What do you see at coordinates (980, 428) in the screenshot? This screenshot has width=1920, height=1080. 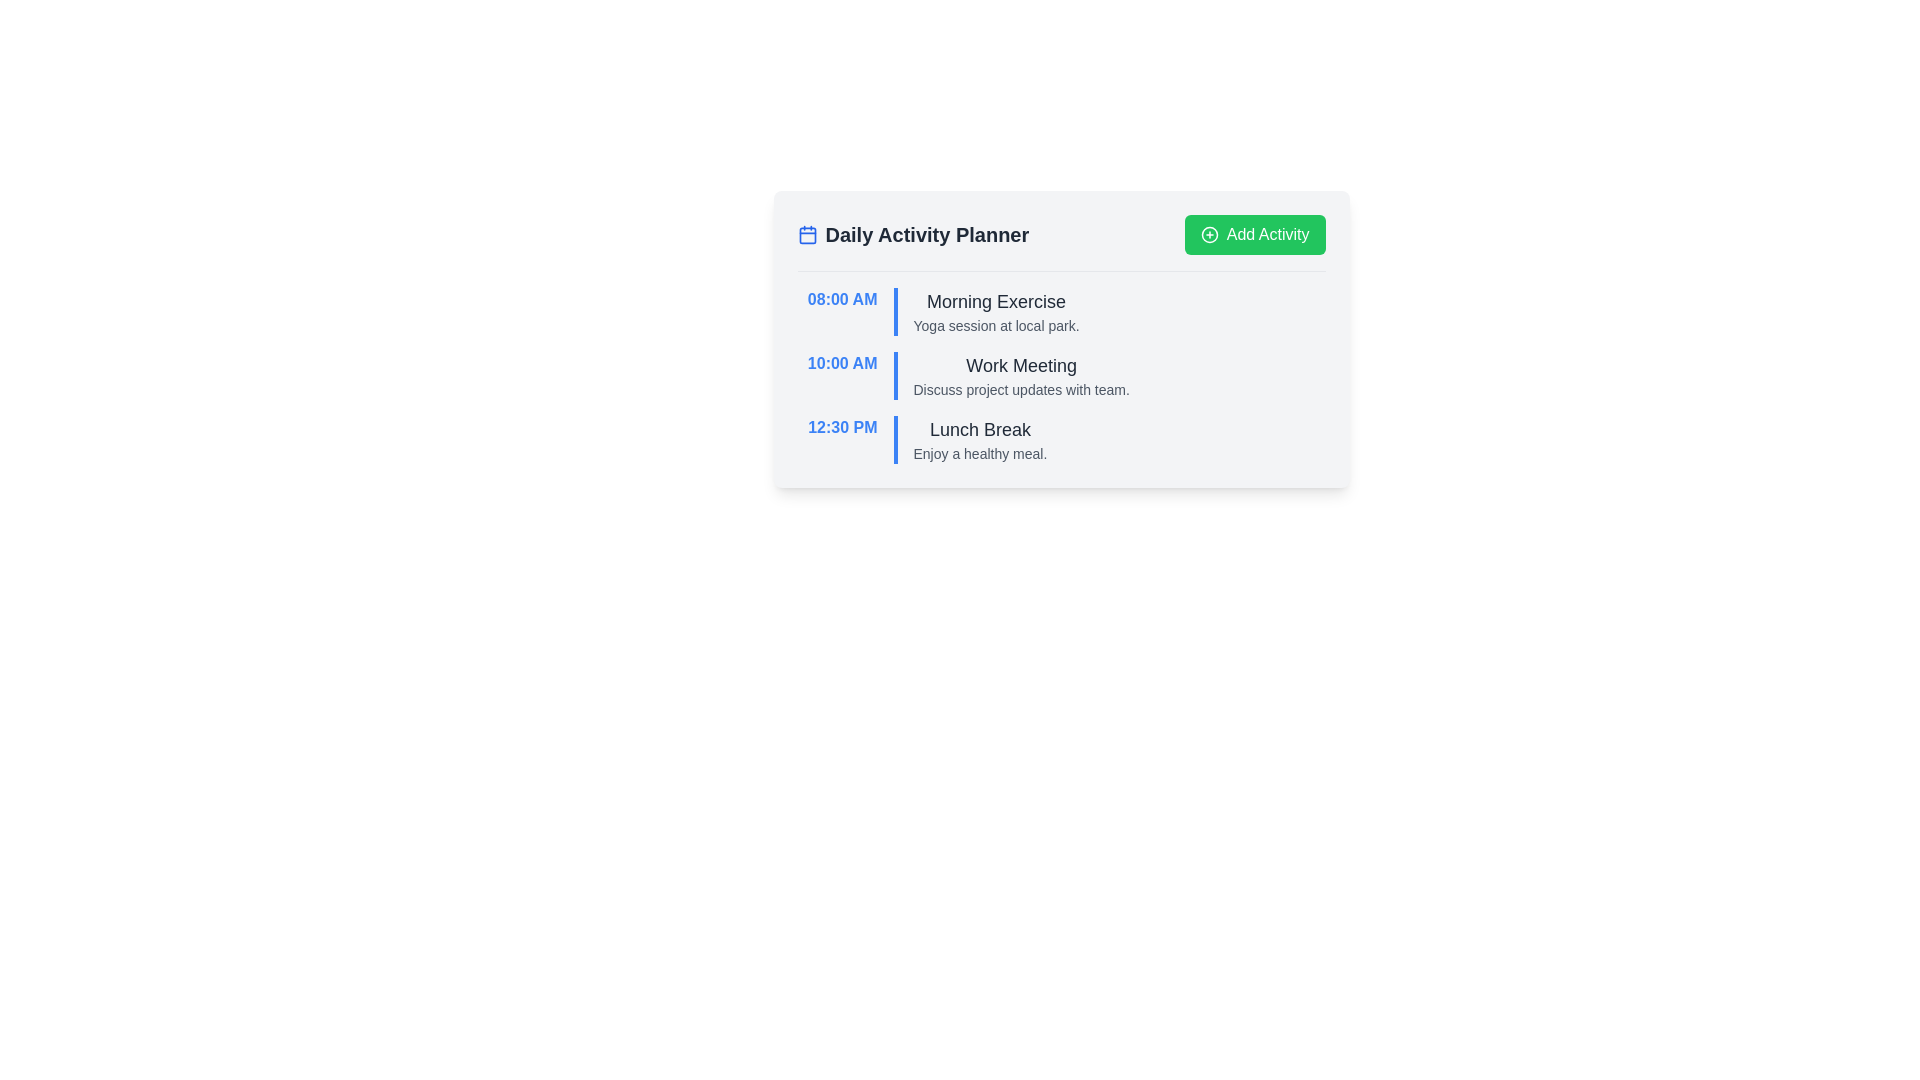 I see `the 'Lunch Break' text element, which is displayed in bold and large gray font, positioned above the supporting text and to the right of the '12:30 PM' timestamp` at bounding box center [980, 428].